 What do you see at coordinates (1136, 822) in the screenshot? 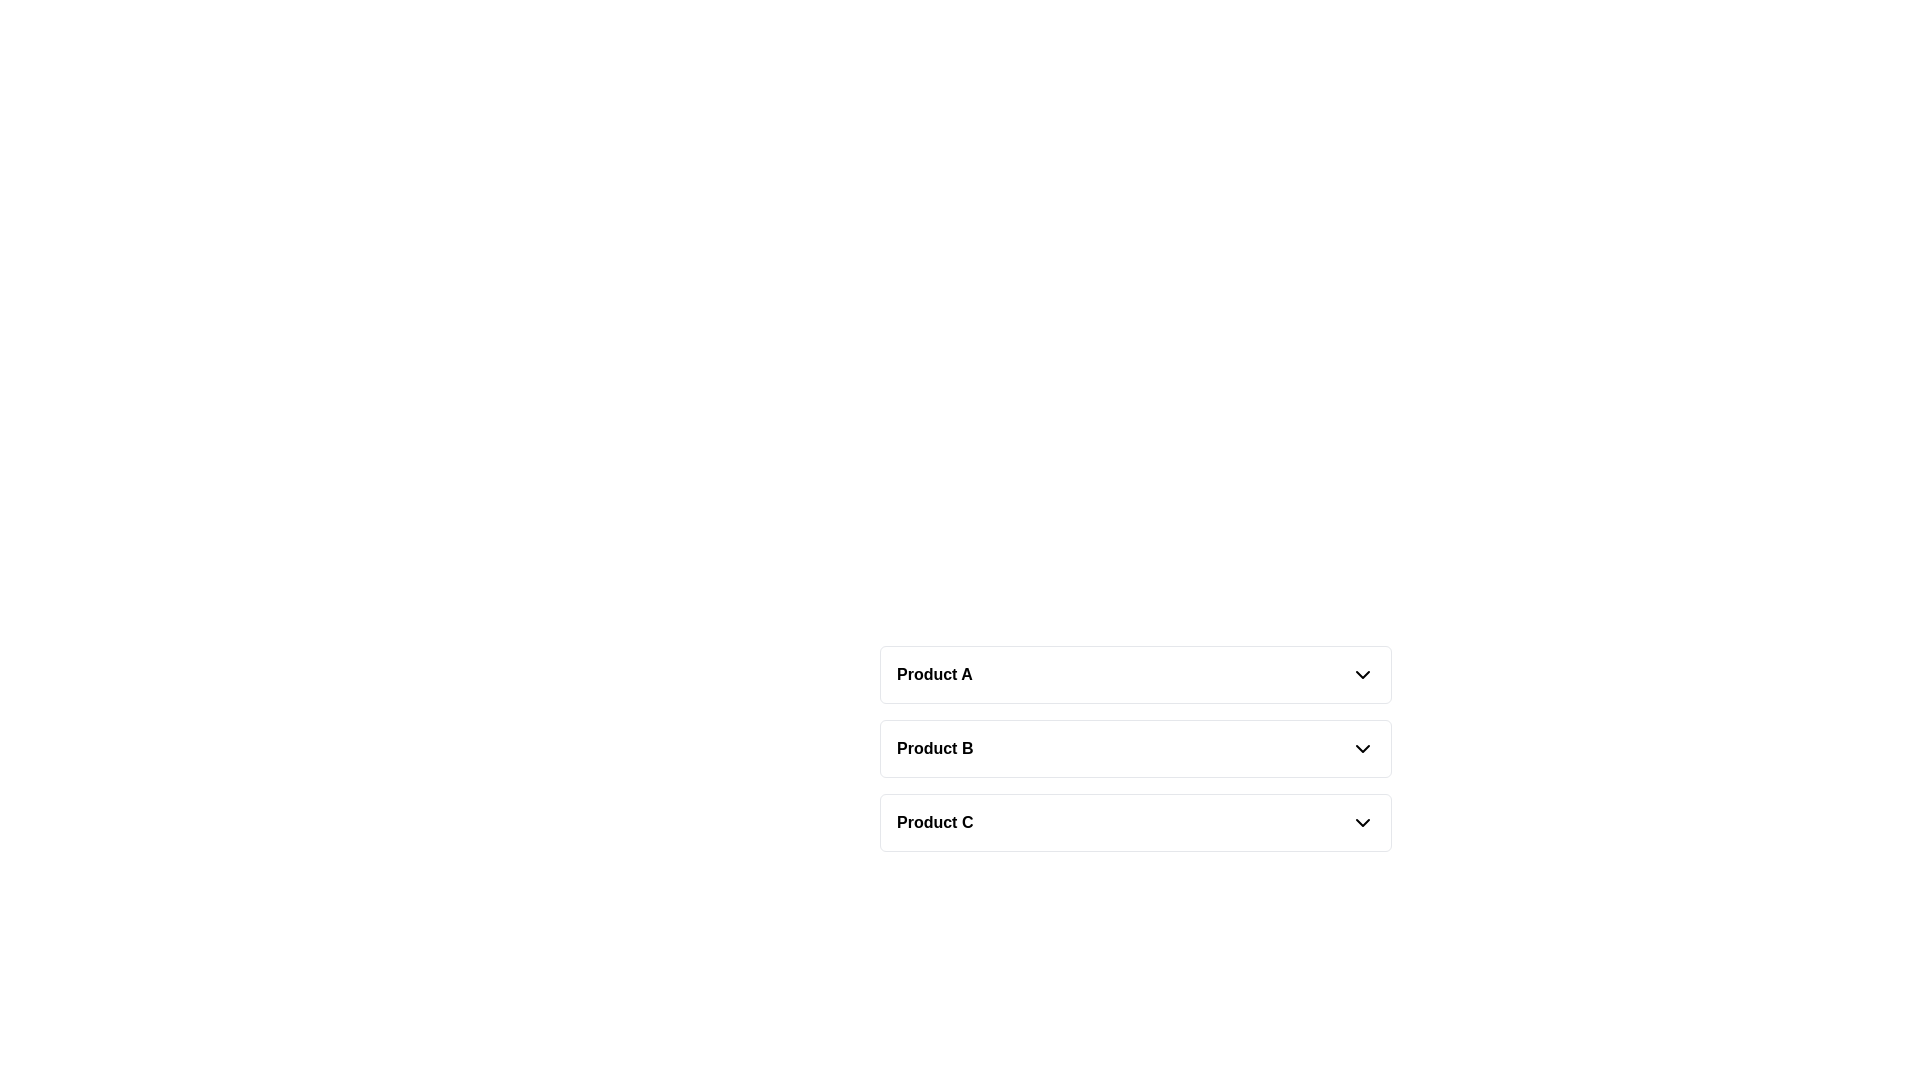
I see `to select the third item in the dropdown menu labeled 'Product C'` at bounding box center [1136, 822].